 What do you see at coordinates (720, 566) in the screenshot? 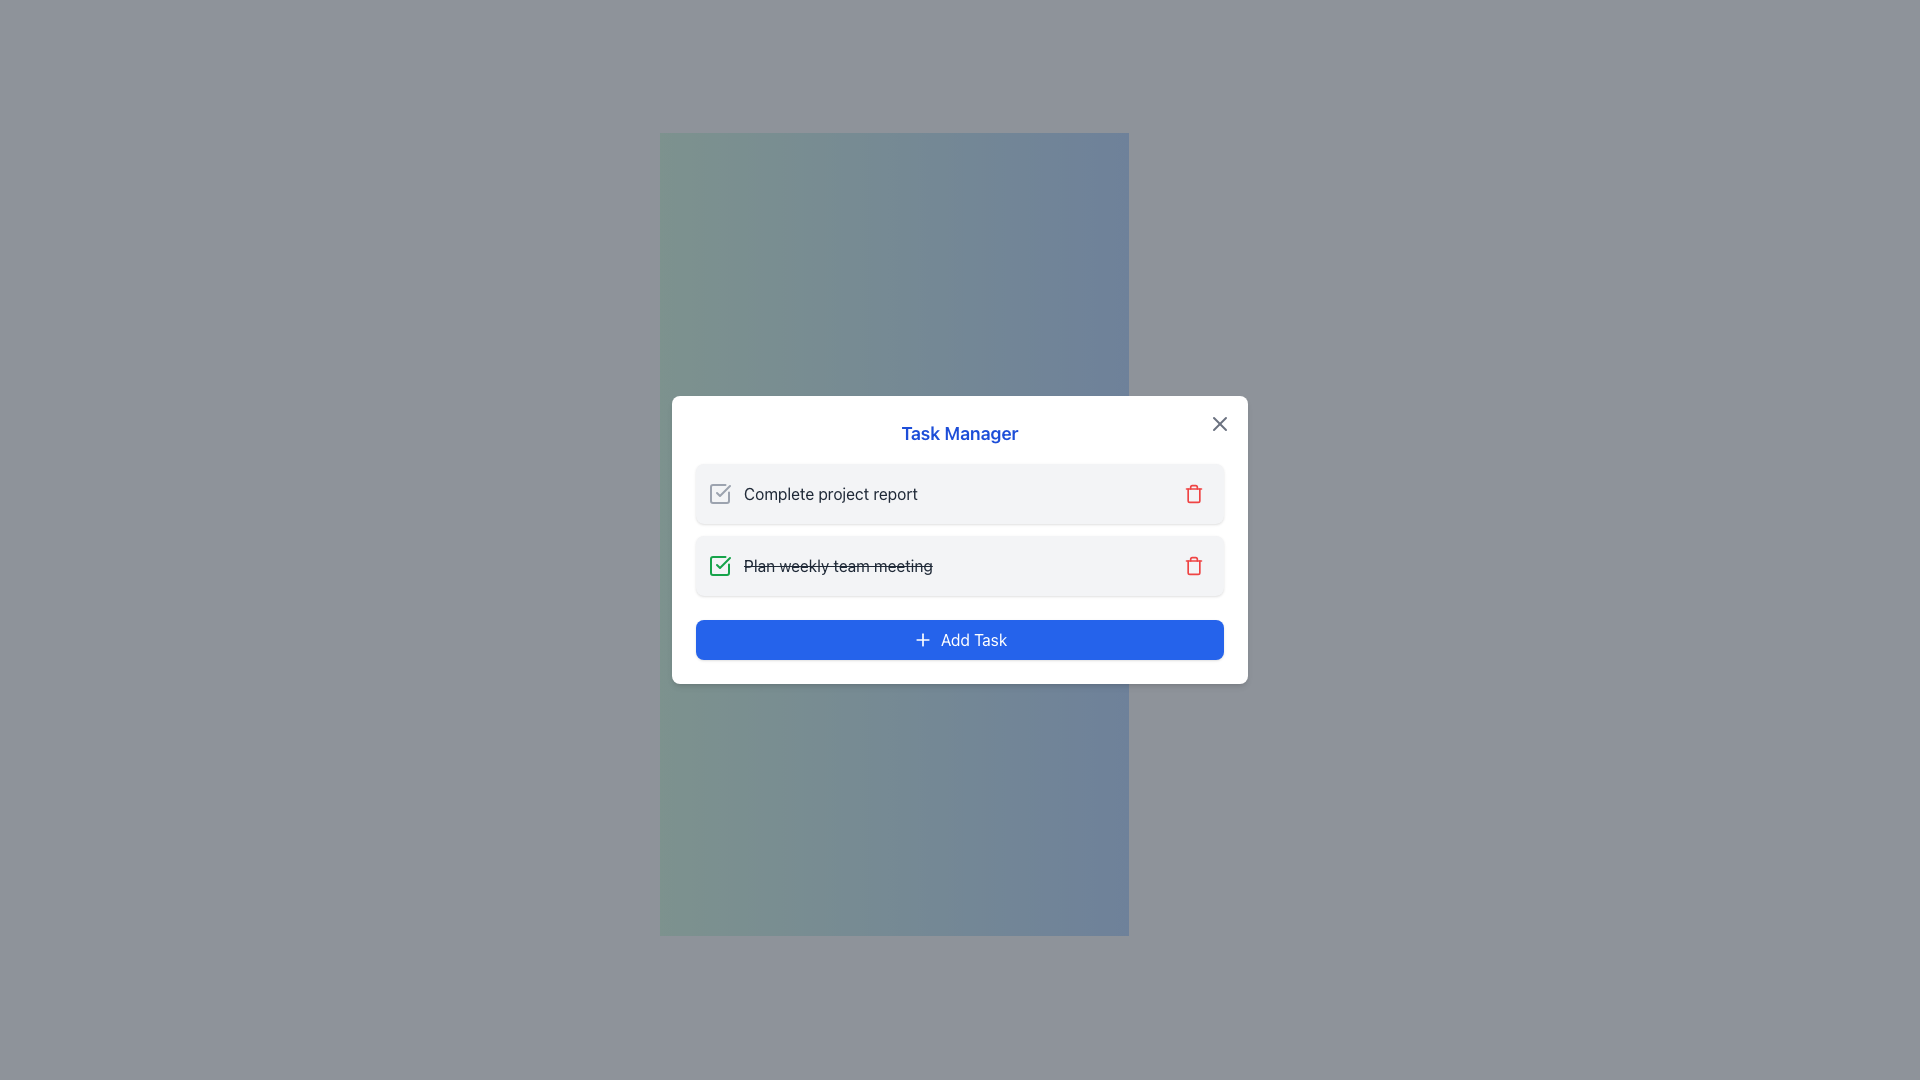
I see `the checkbox outline` at bounding box center [720, 566].